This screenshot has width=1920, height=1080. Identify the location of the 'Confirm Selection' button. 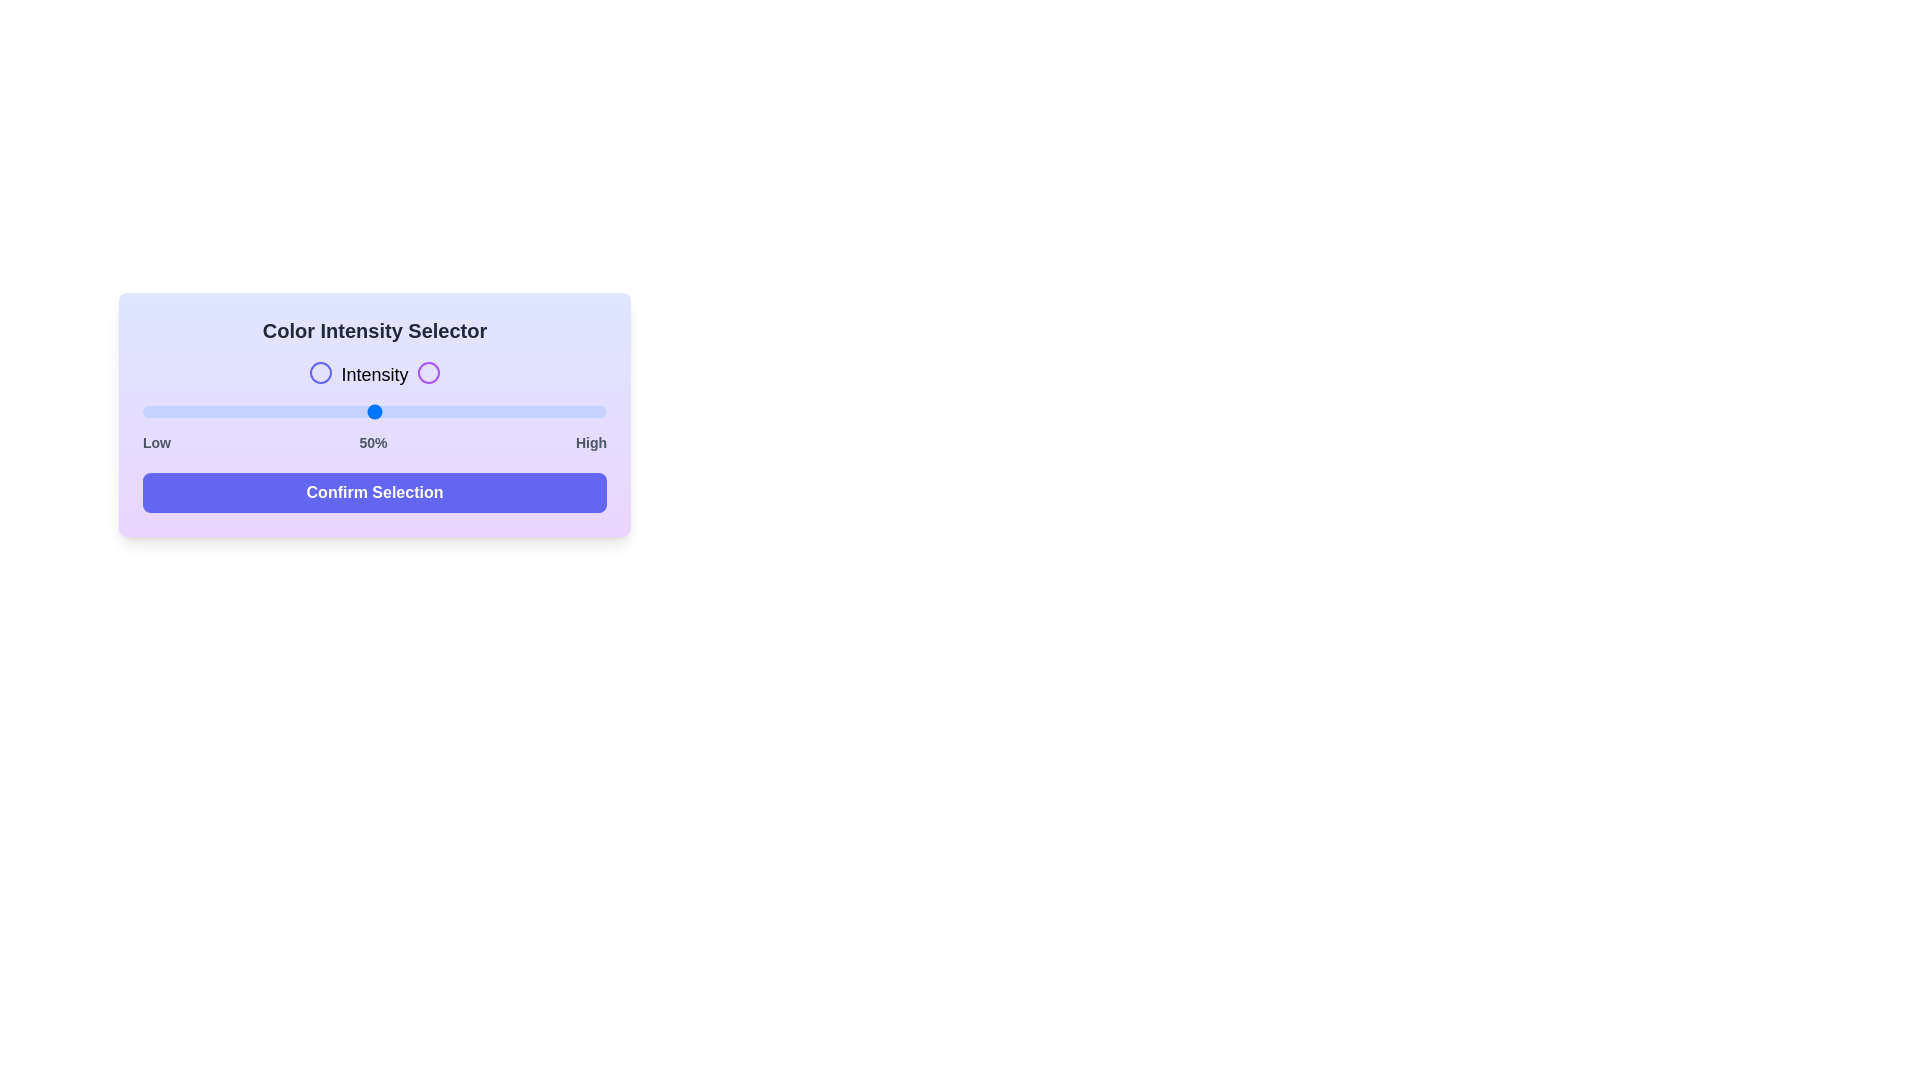
(374, 493).